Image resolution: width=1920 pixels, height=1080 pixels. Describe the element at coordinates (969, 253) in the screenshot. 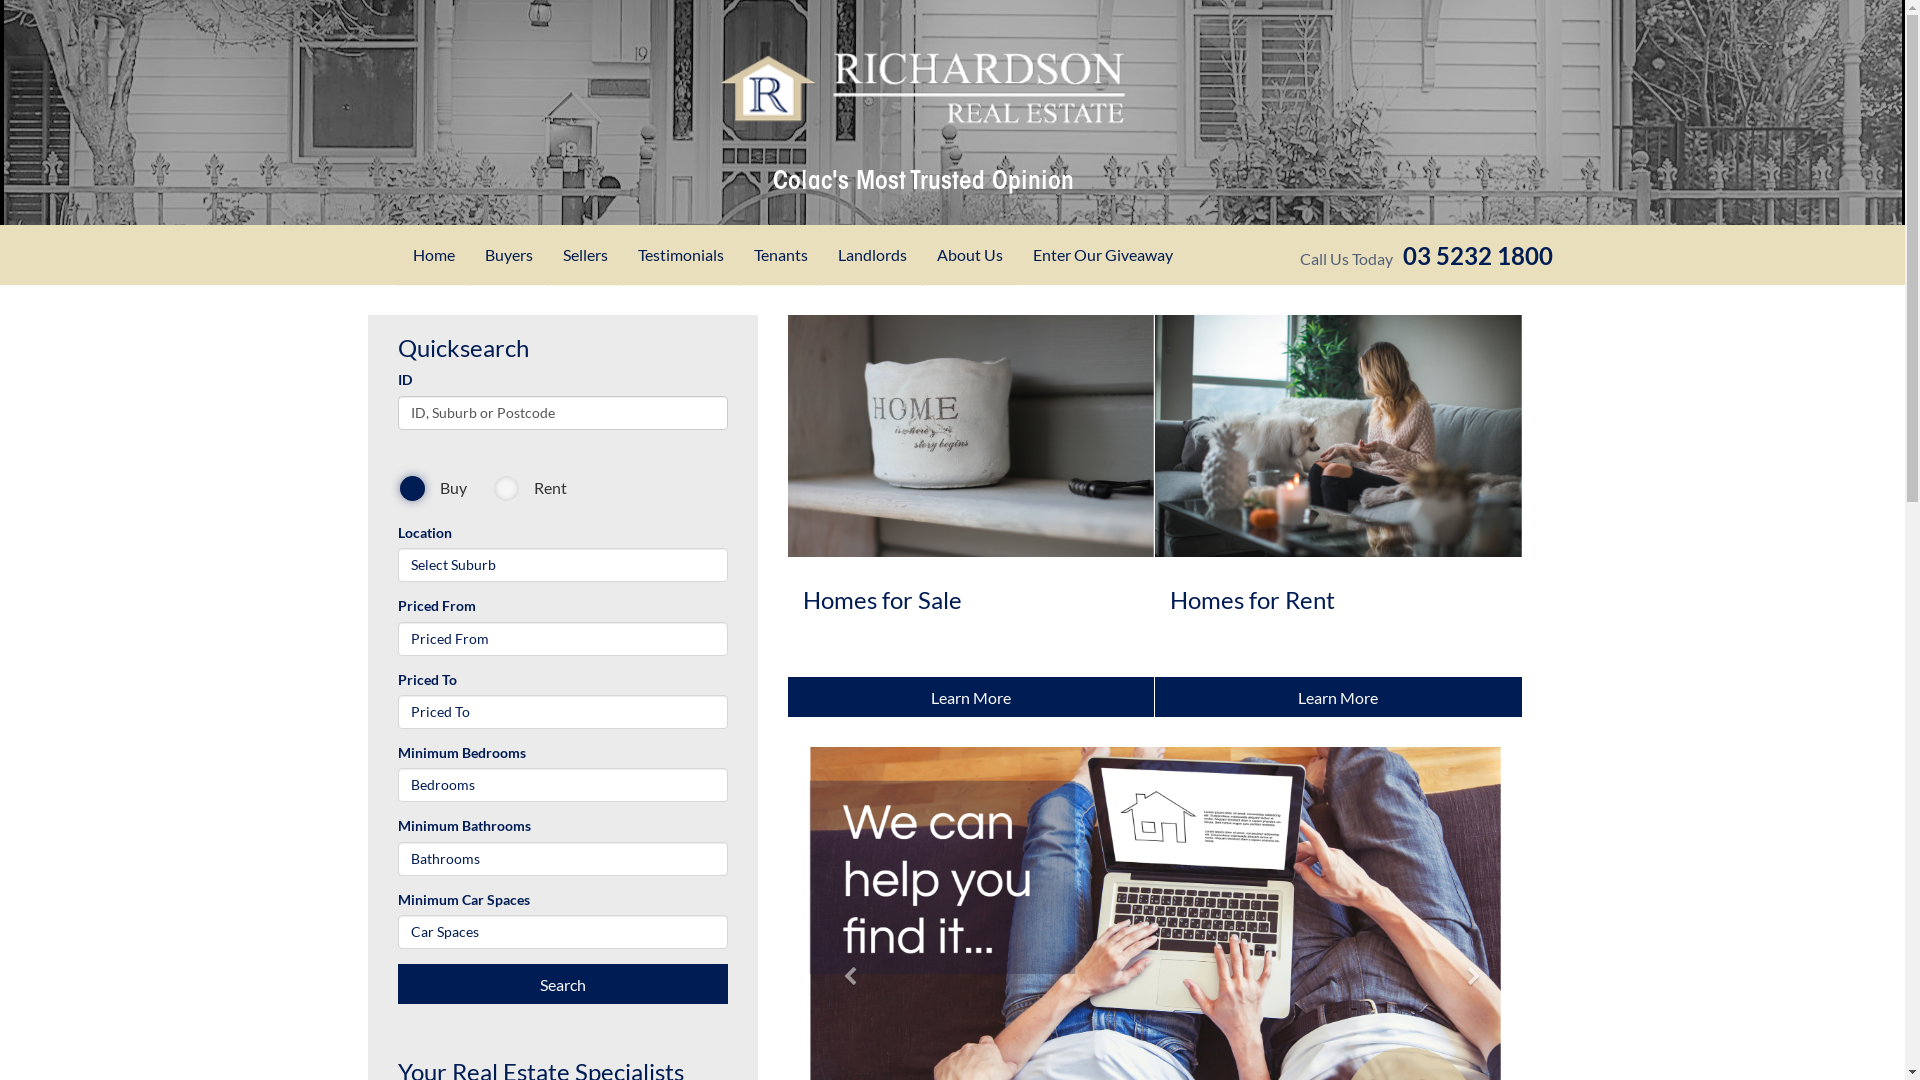

I see `'About Us'` at that location.